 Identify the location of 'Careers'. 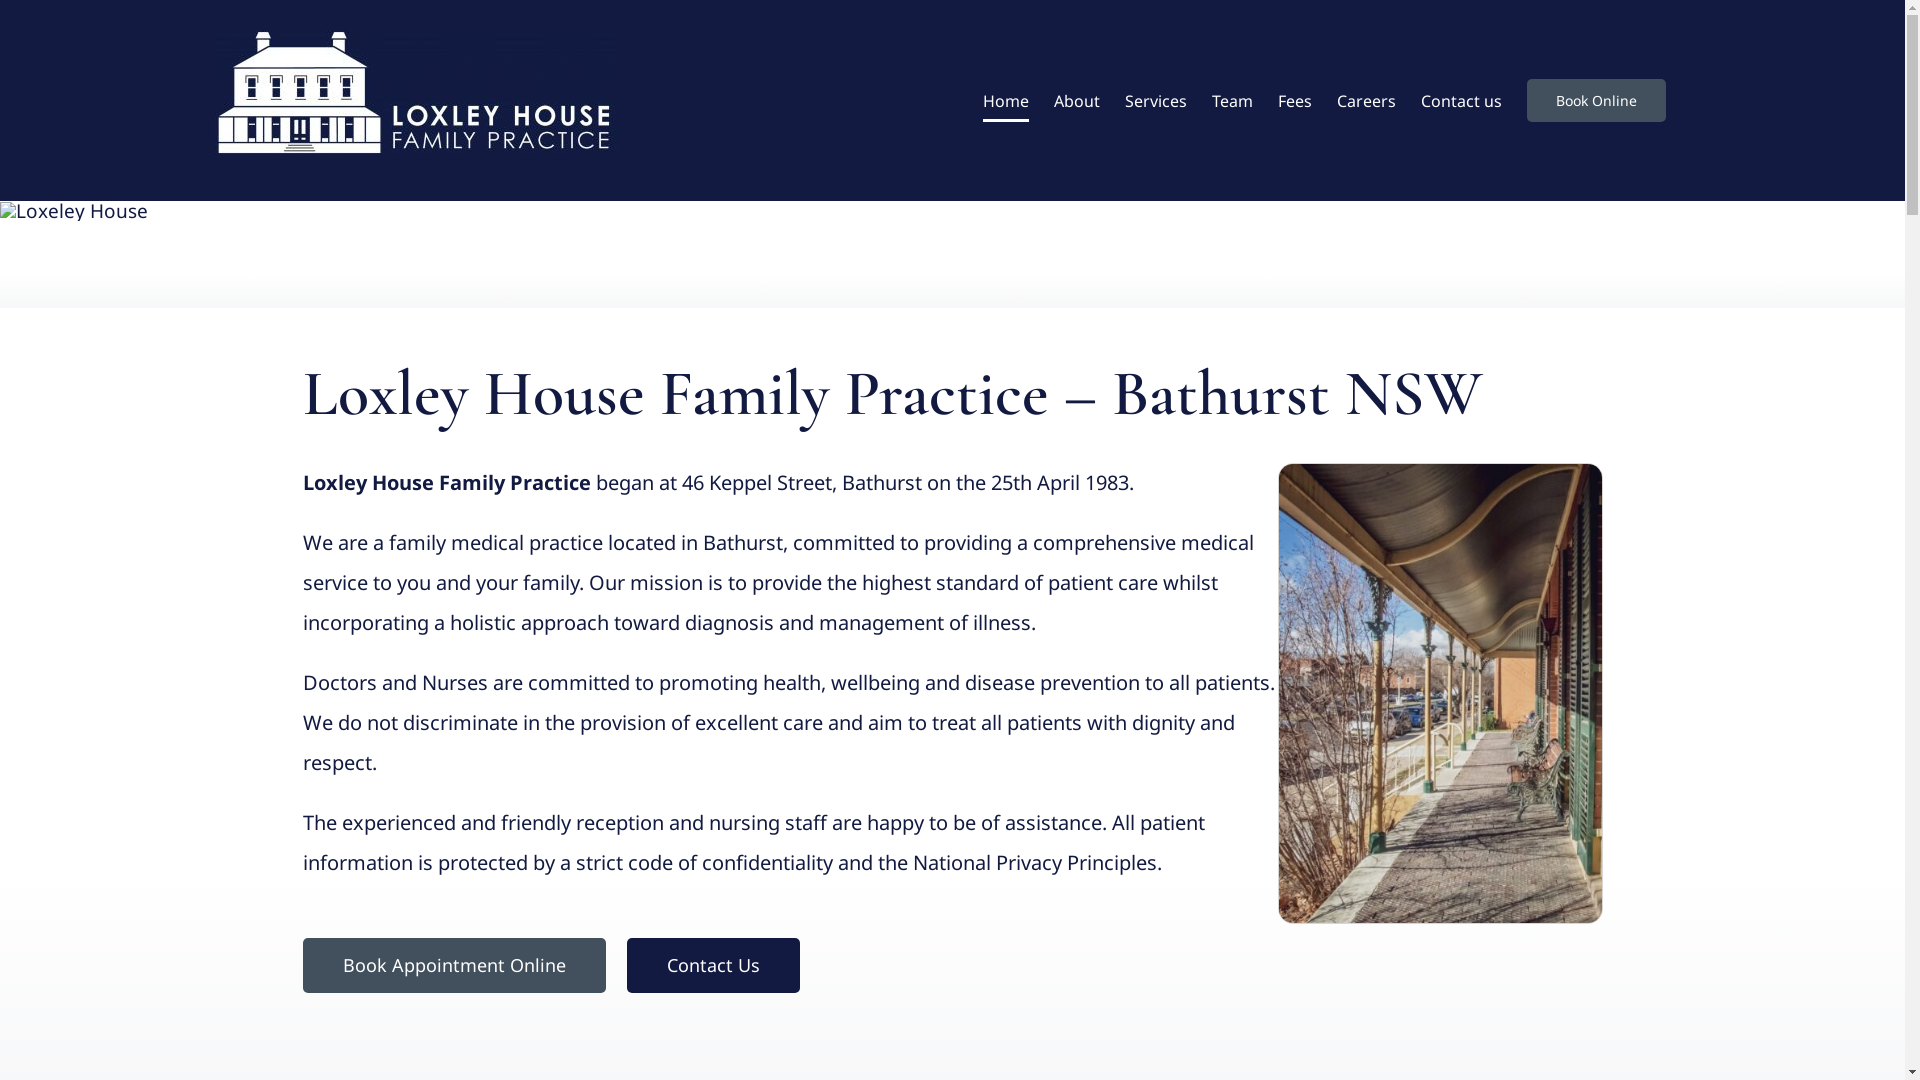
(1364, 100).